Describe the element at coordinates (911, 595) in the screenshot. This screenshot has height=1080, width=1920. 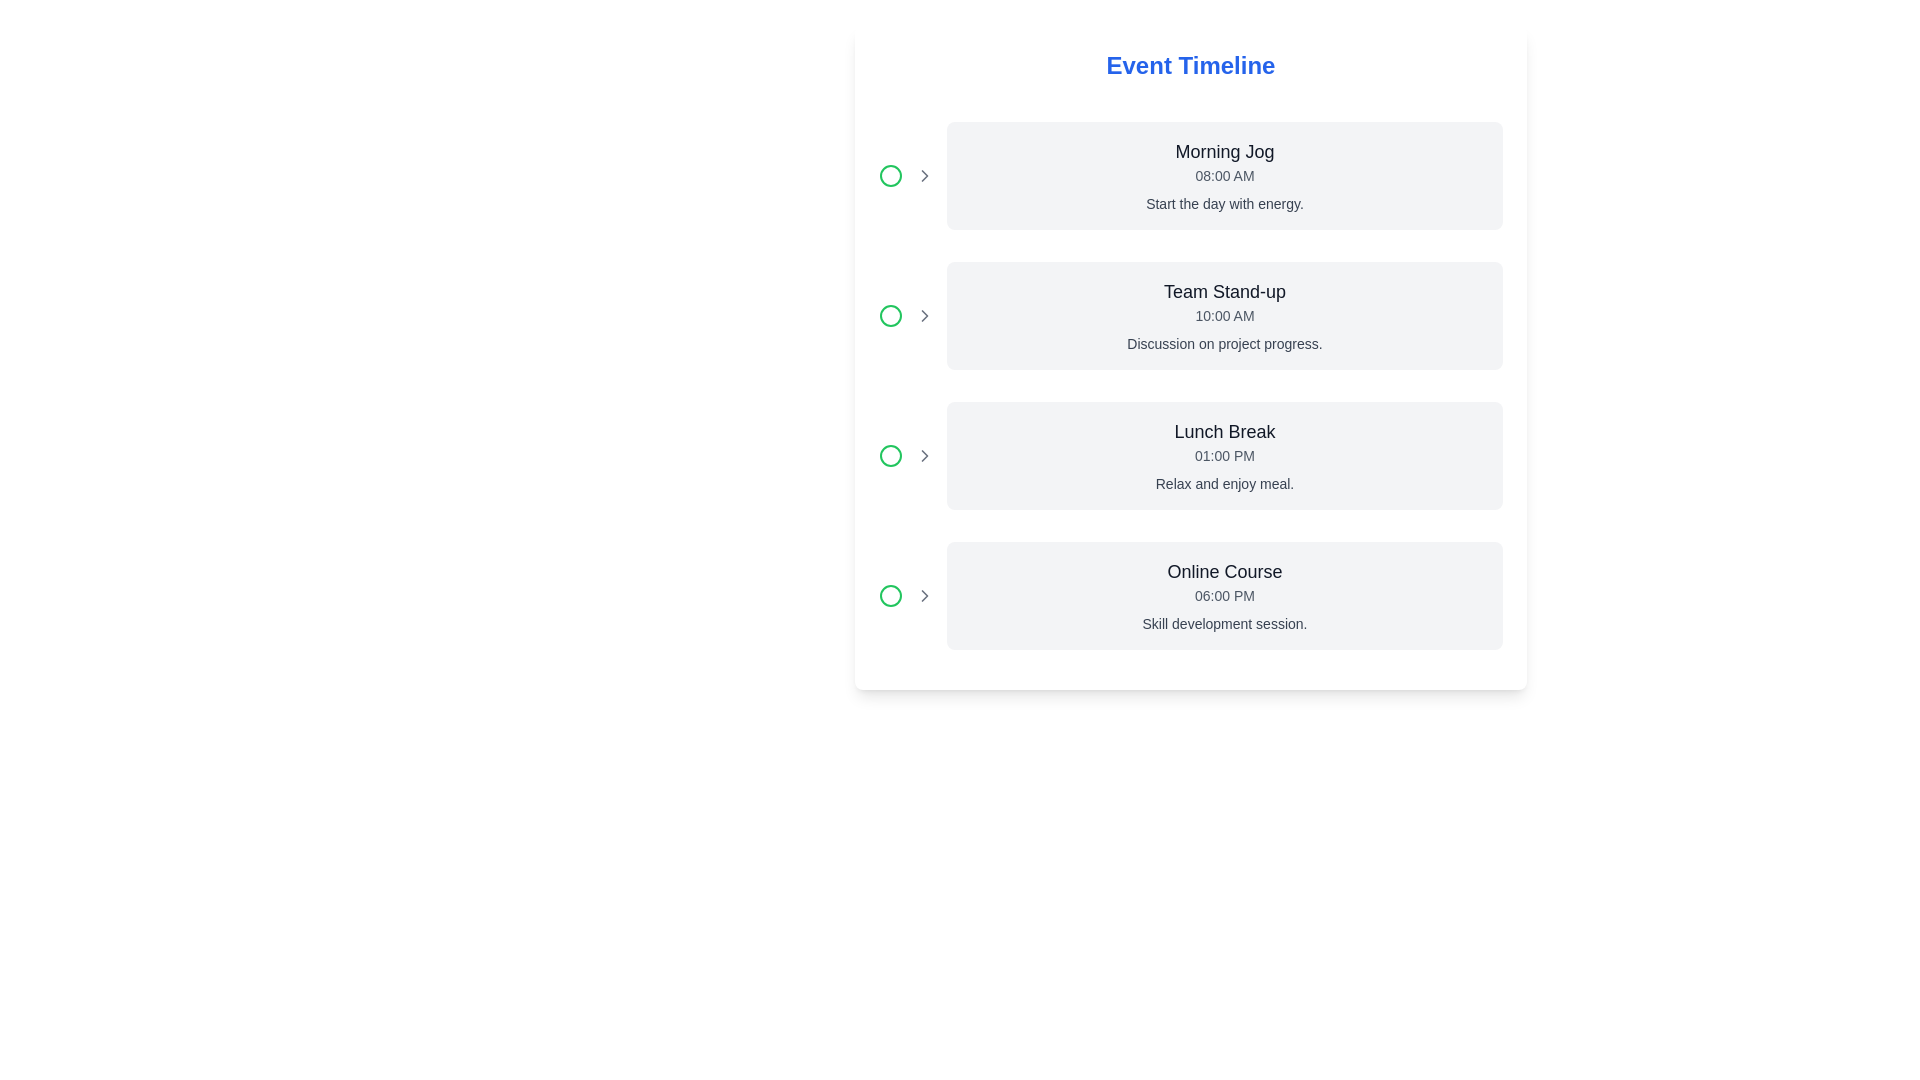
I see `the timeline entry represented by the green circle and gray chevron icons located to the left of the text block indicating 'Online Course', '06:00 PM', and 'Skill development session.'` at that location.